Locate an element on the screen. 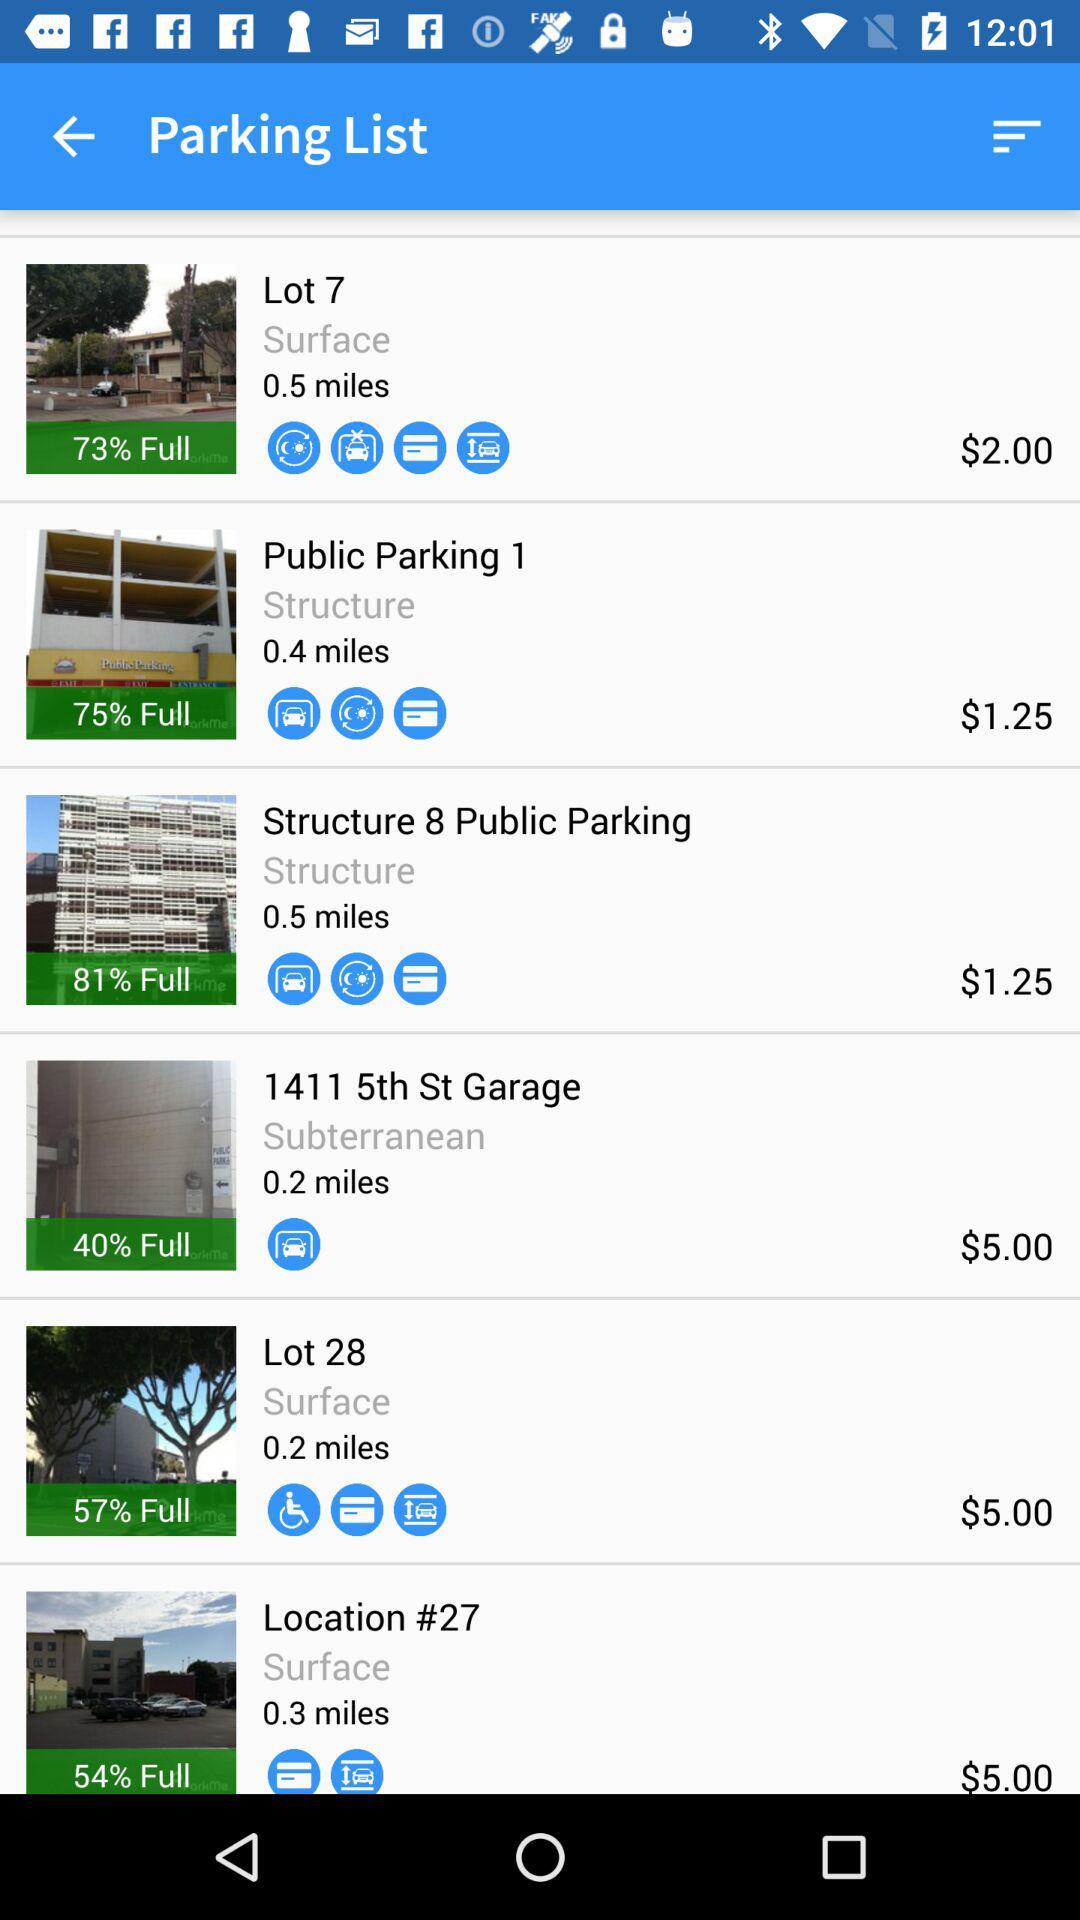 The height and width of the screenshot is (1920, 1080). the lot 28 icon is located at coordinates (314, 1350).